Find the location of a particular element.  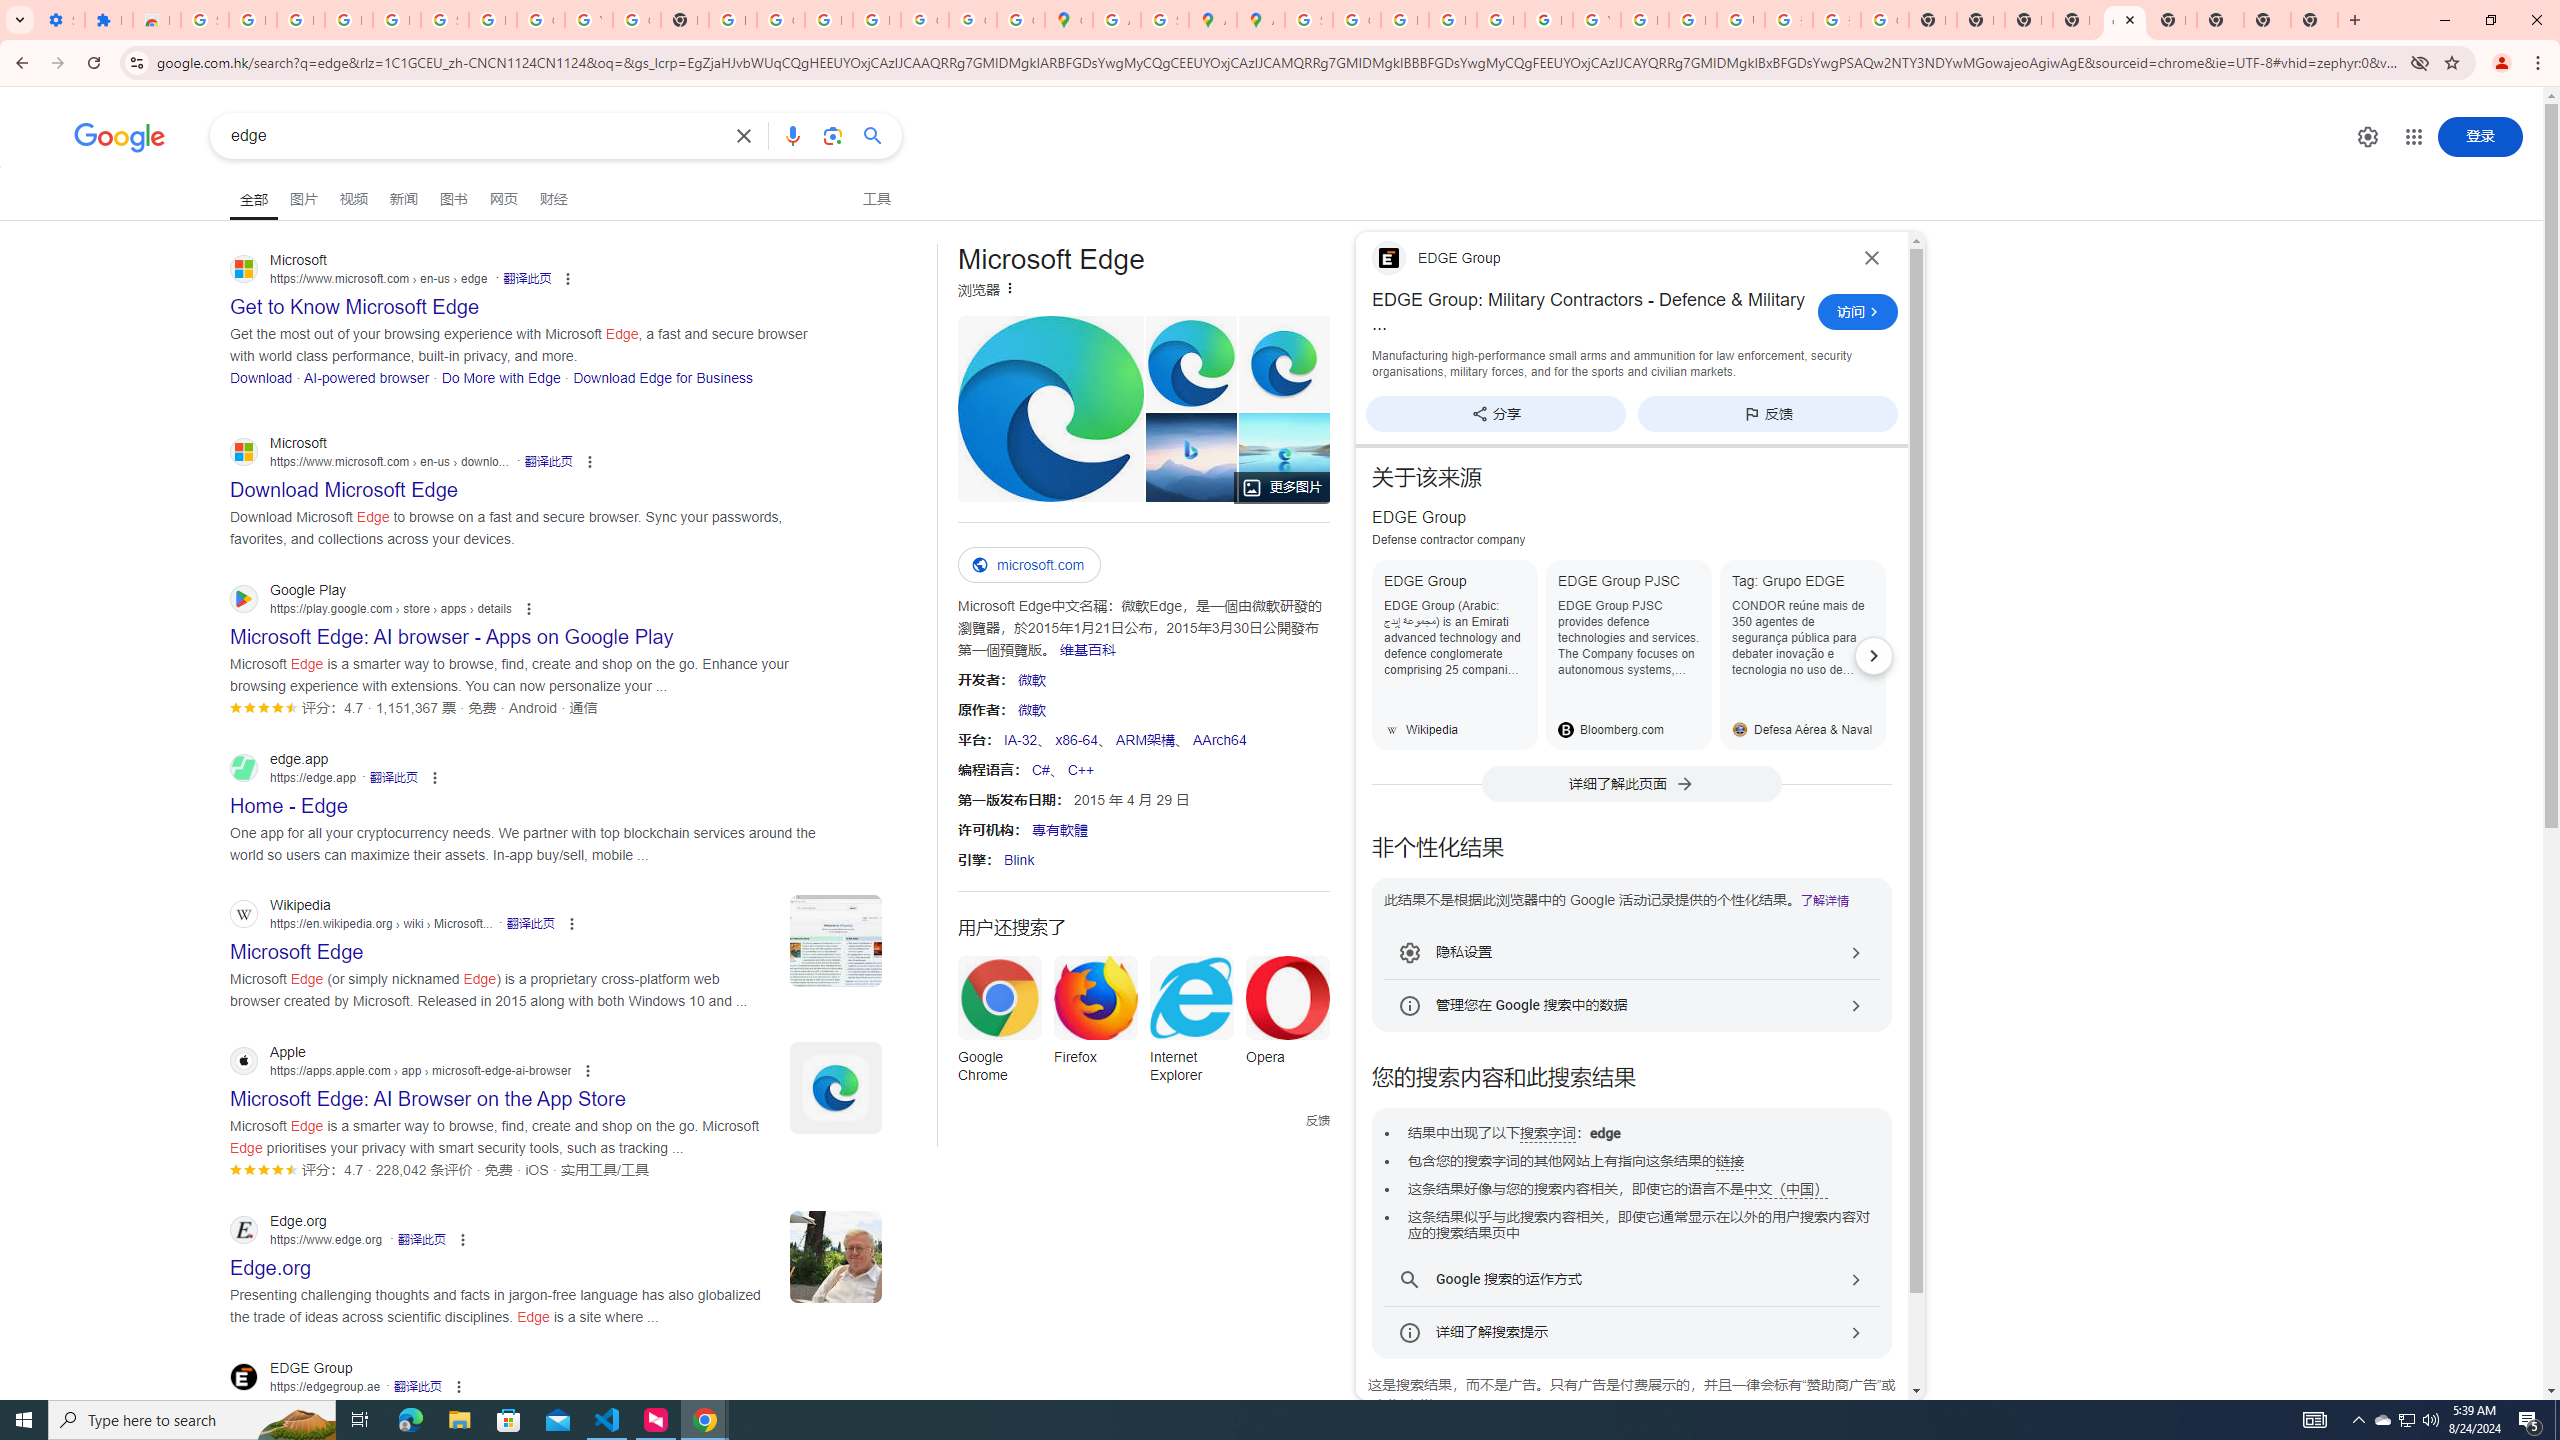

'EDGE Group PJSC' is located at coordinates (1628, 654).